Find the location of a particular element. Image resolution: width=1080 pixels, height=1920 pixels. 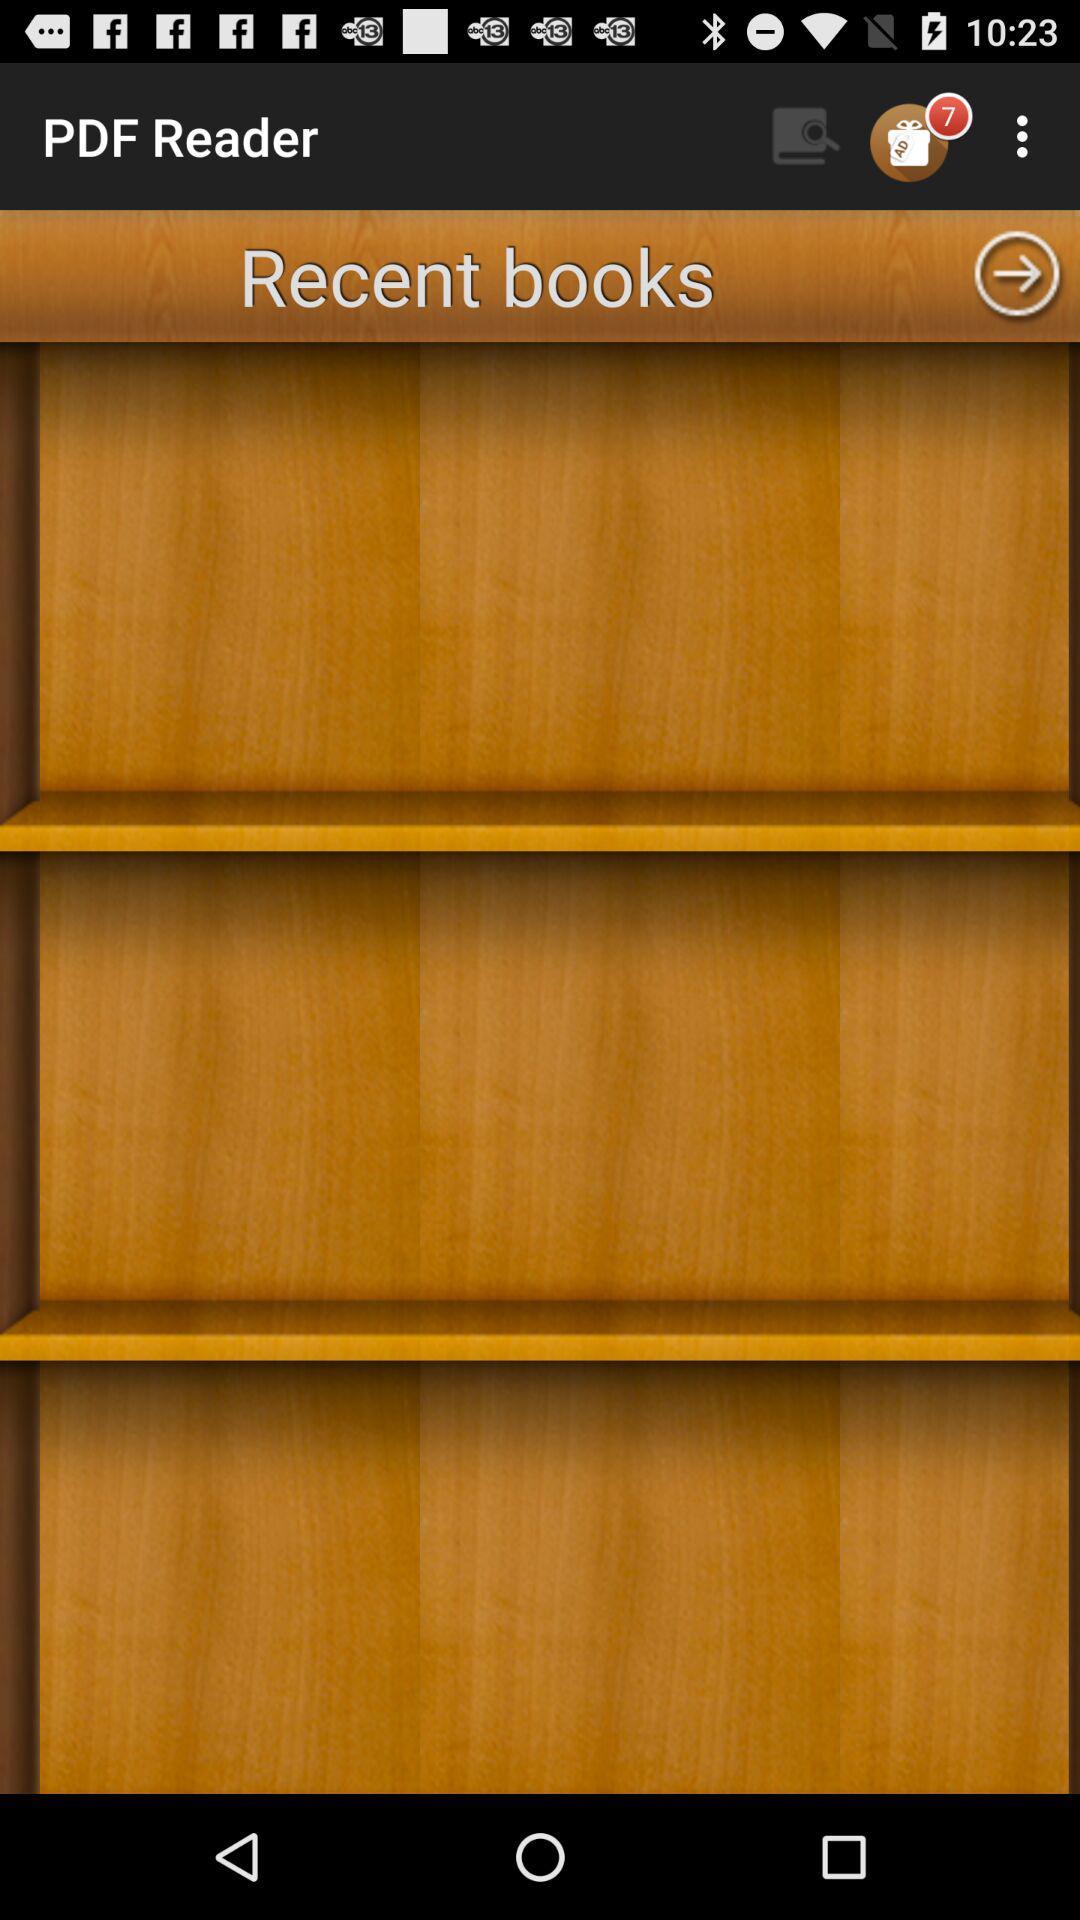

next is located at coordinates (1017, 274).